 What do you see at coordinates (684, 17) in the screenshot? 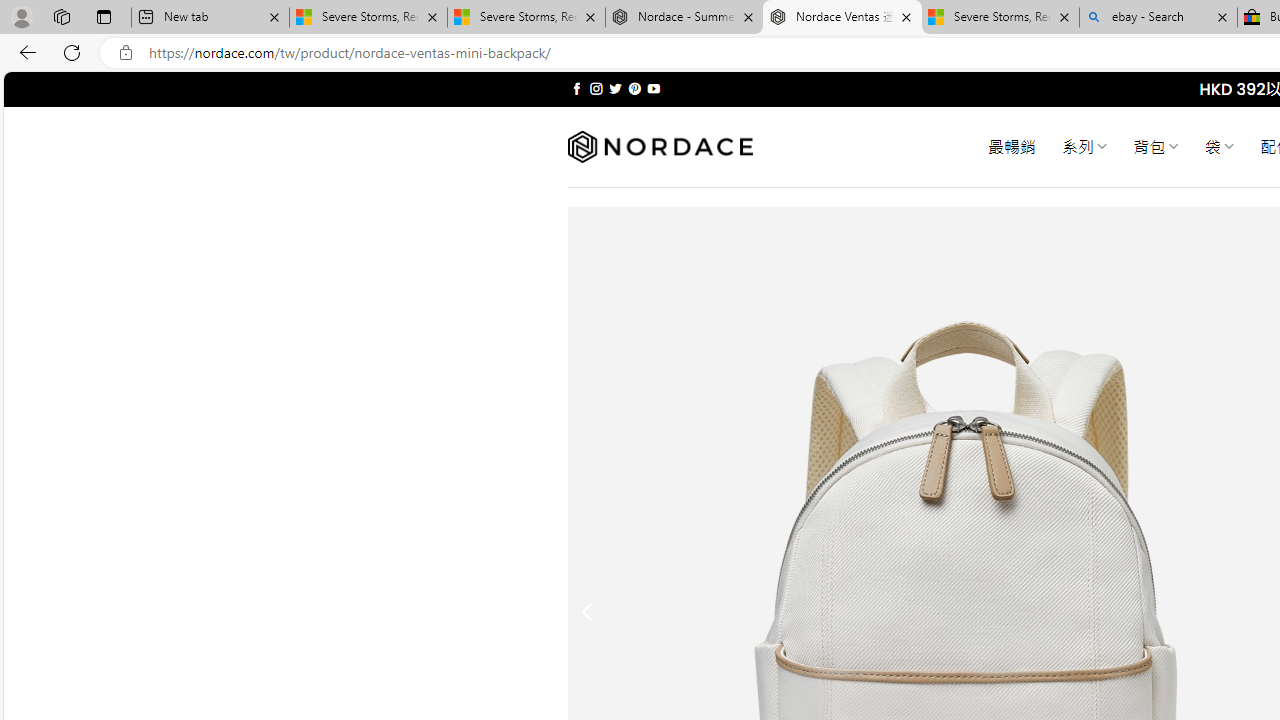
I see `'Nordace - Summer Adventures 2024'` at bounding box center [684, 17].